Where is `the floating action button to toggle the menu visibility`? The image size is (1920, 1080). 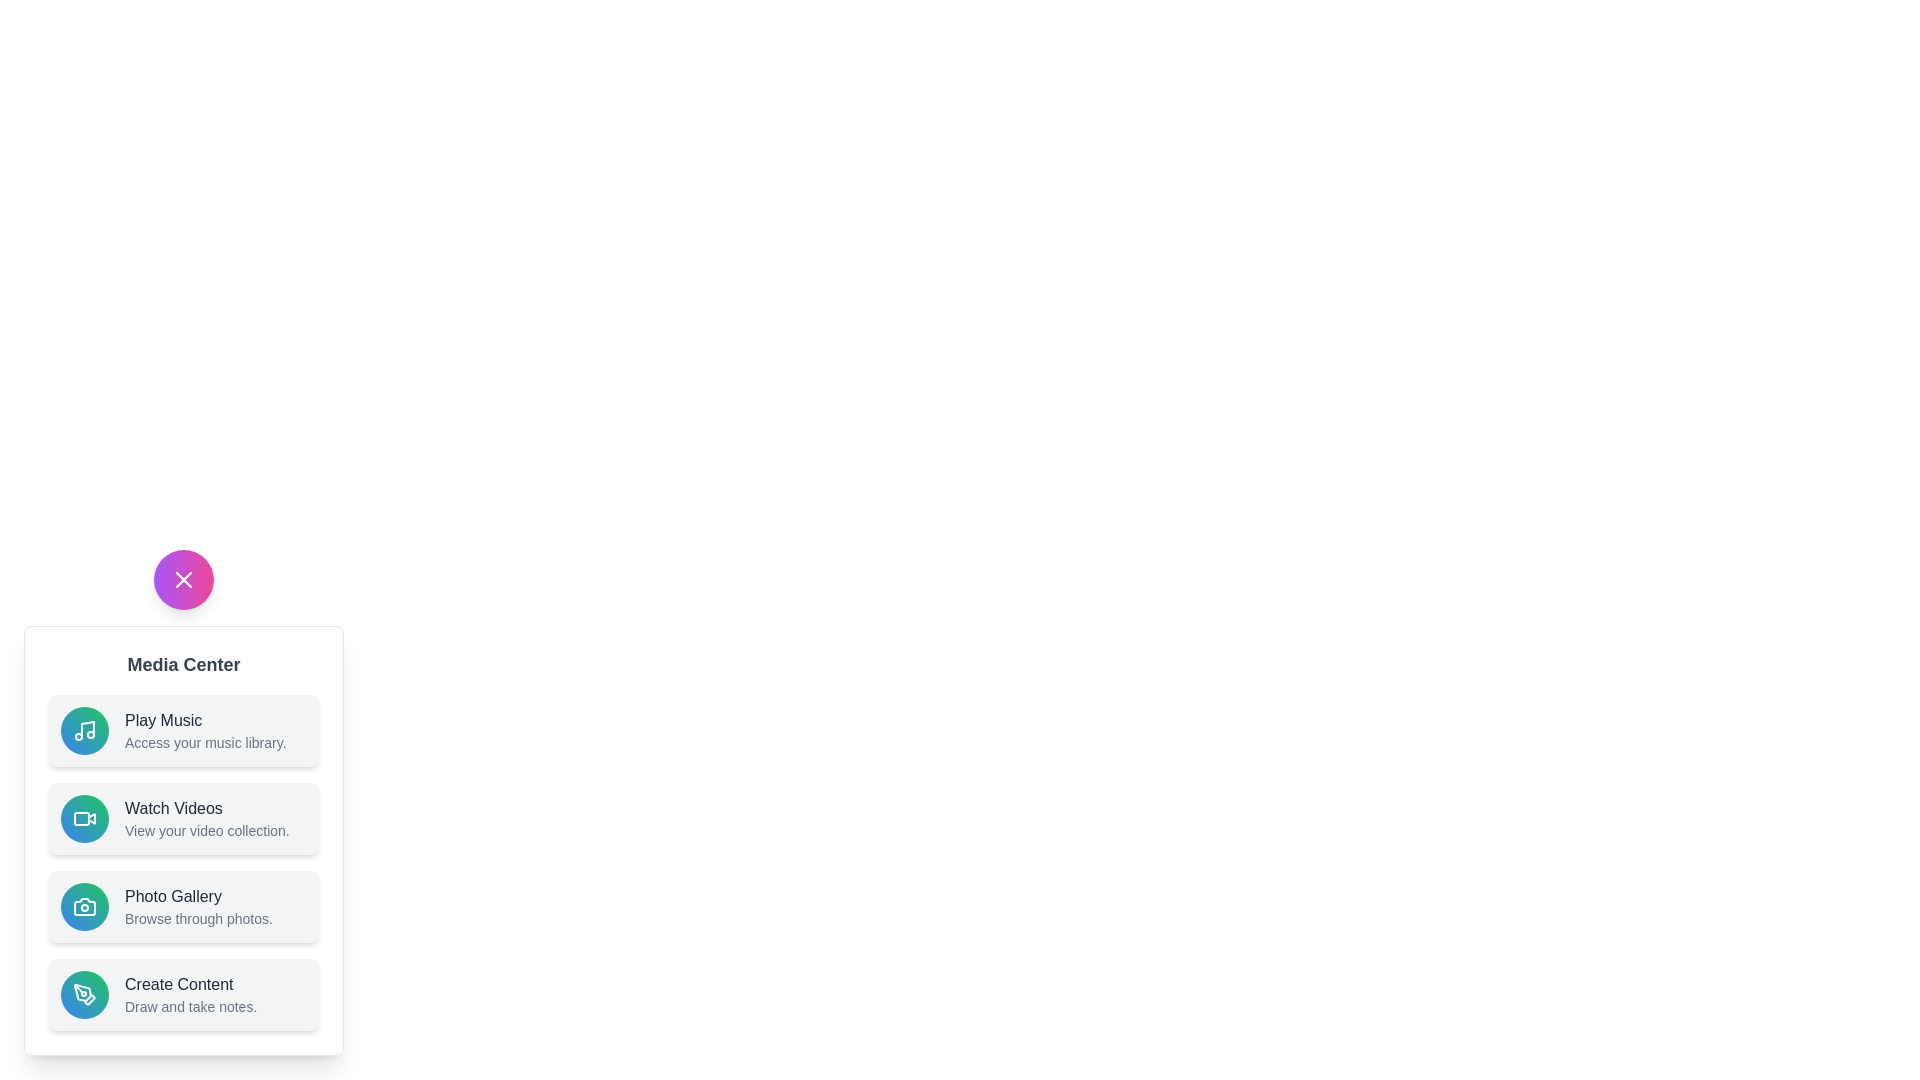
the floating action button to toggle the menu visibility is located at coordinates (183, 579).